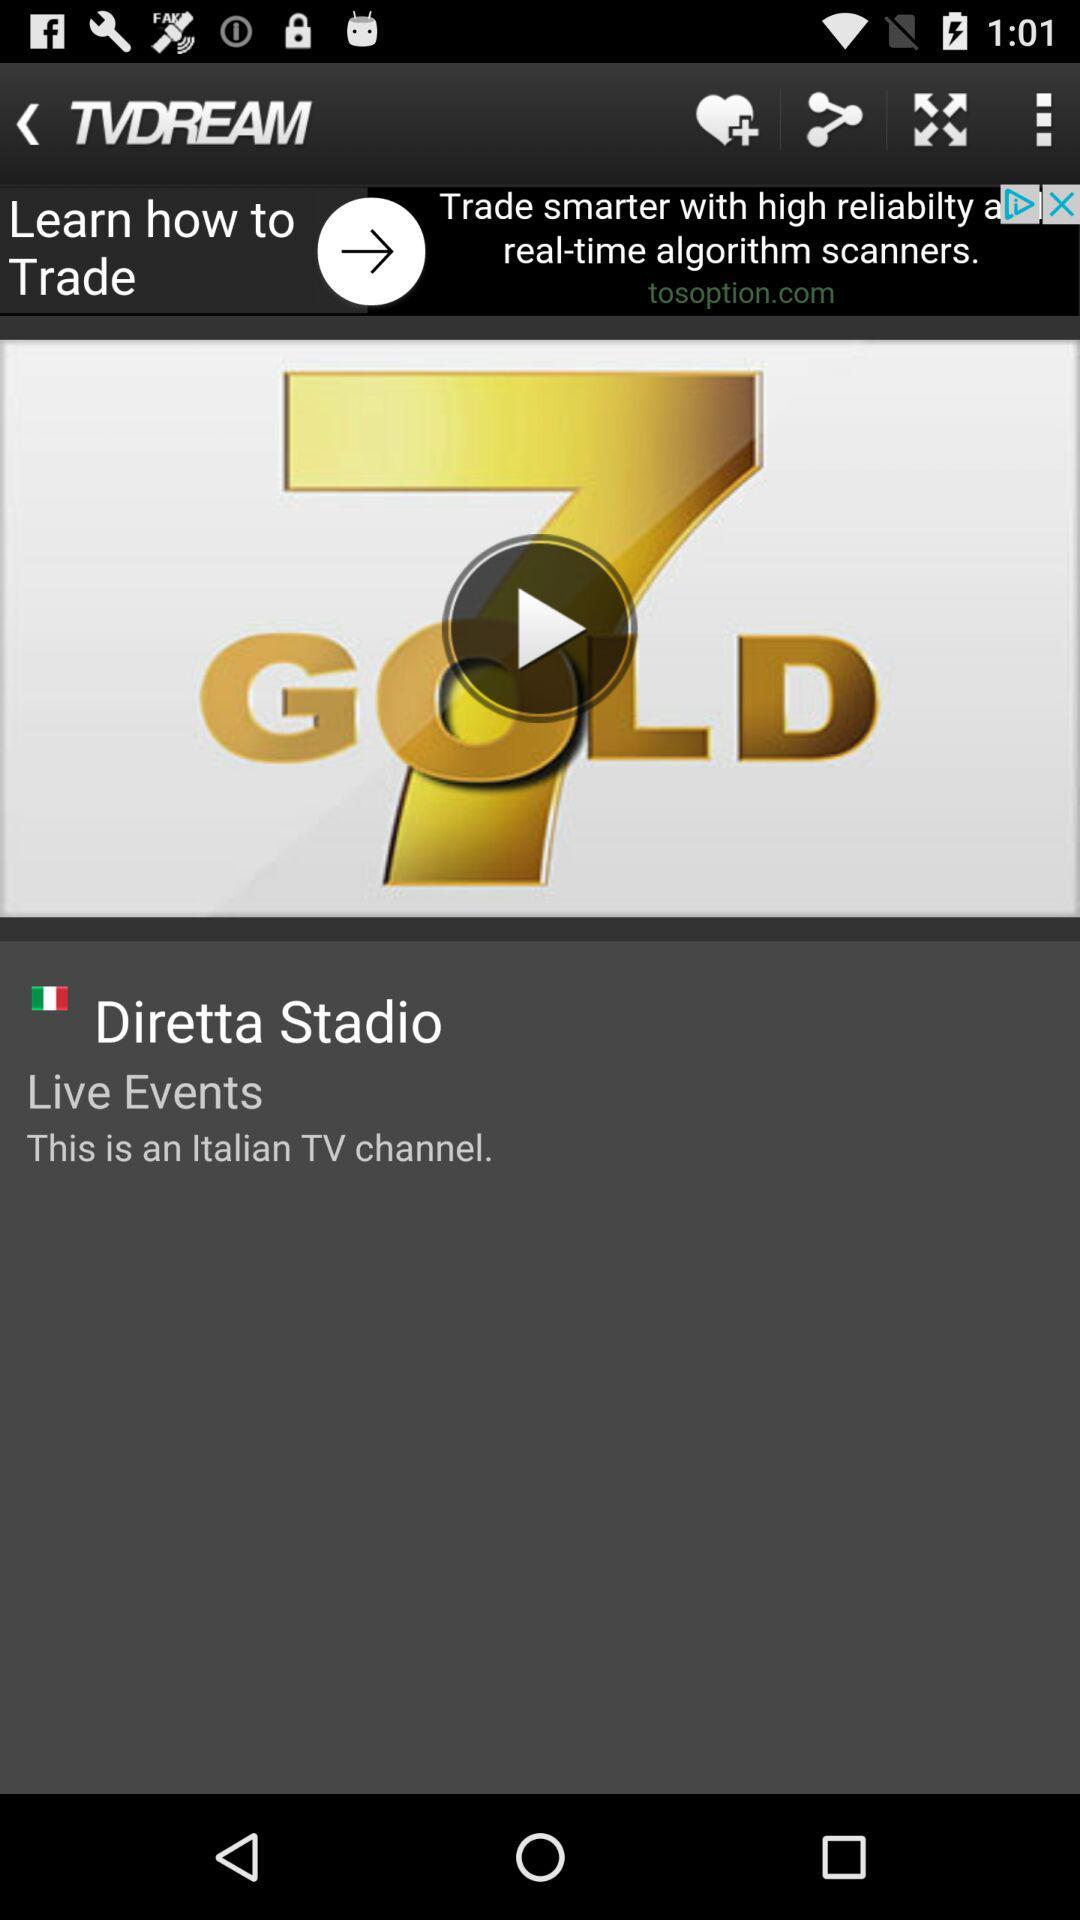 The height and width of the screenshot is (1920, 1080). Describe the element at coordinates (538, 627) in the screenshot. I see `media` at that location.